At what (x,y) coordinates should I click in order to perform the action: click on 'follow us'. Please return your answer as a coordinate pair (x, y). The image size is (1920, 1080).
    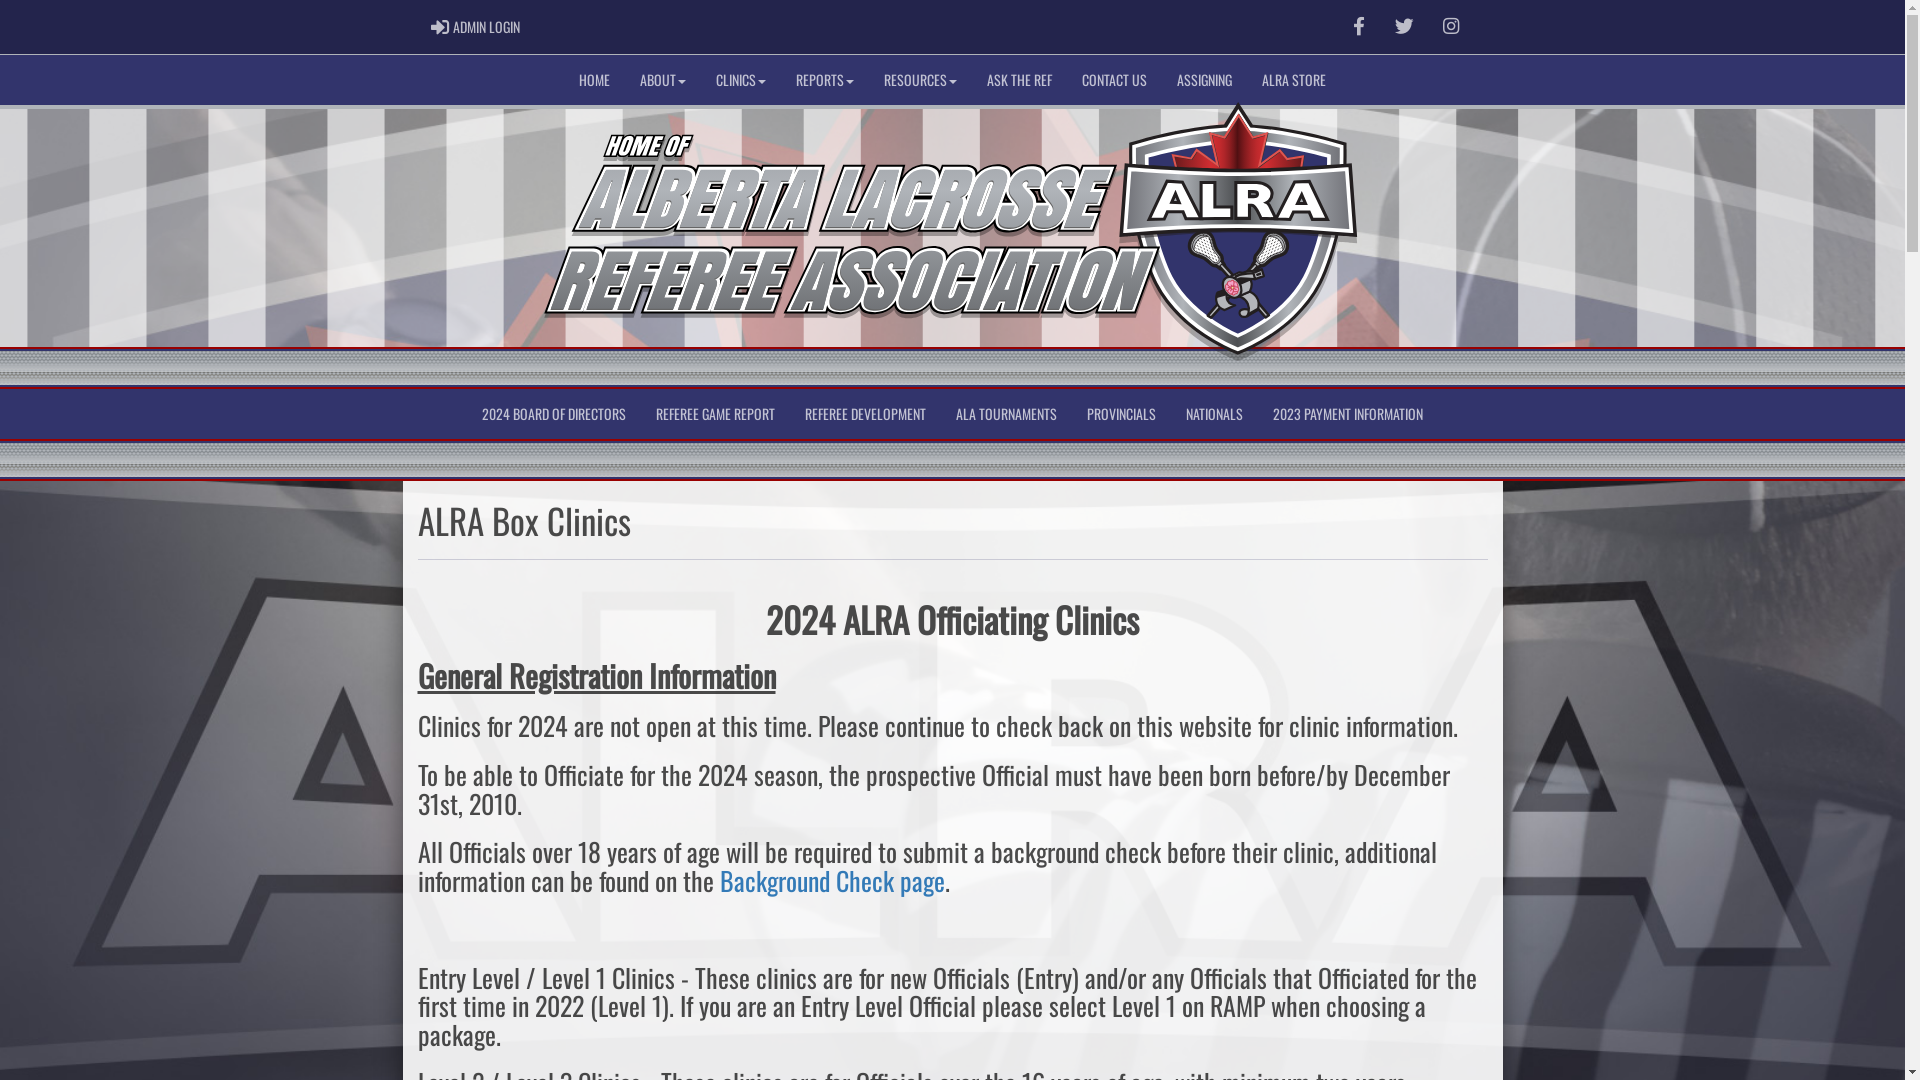
    Looking at the image, I should click on (1403, 26).